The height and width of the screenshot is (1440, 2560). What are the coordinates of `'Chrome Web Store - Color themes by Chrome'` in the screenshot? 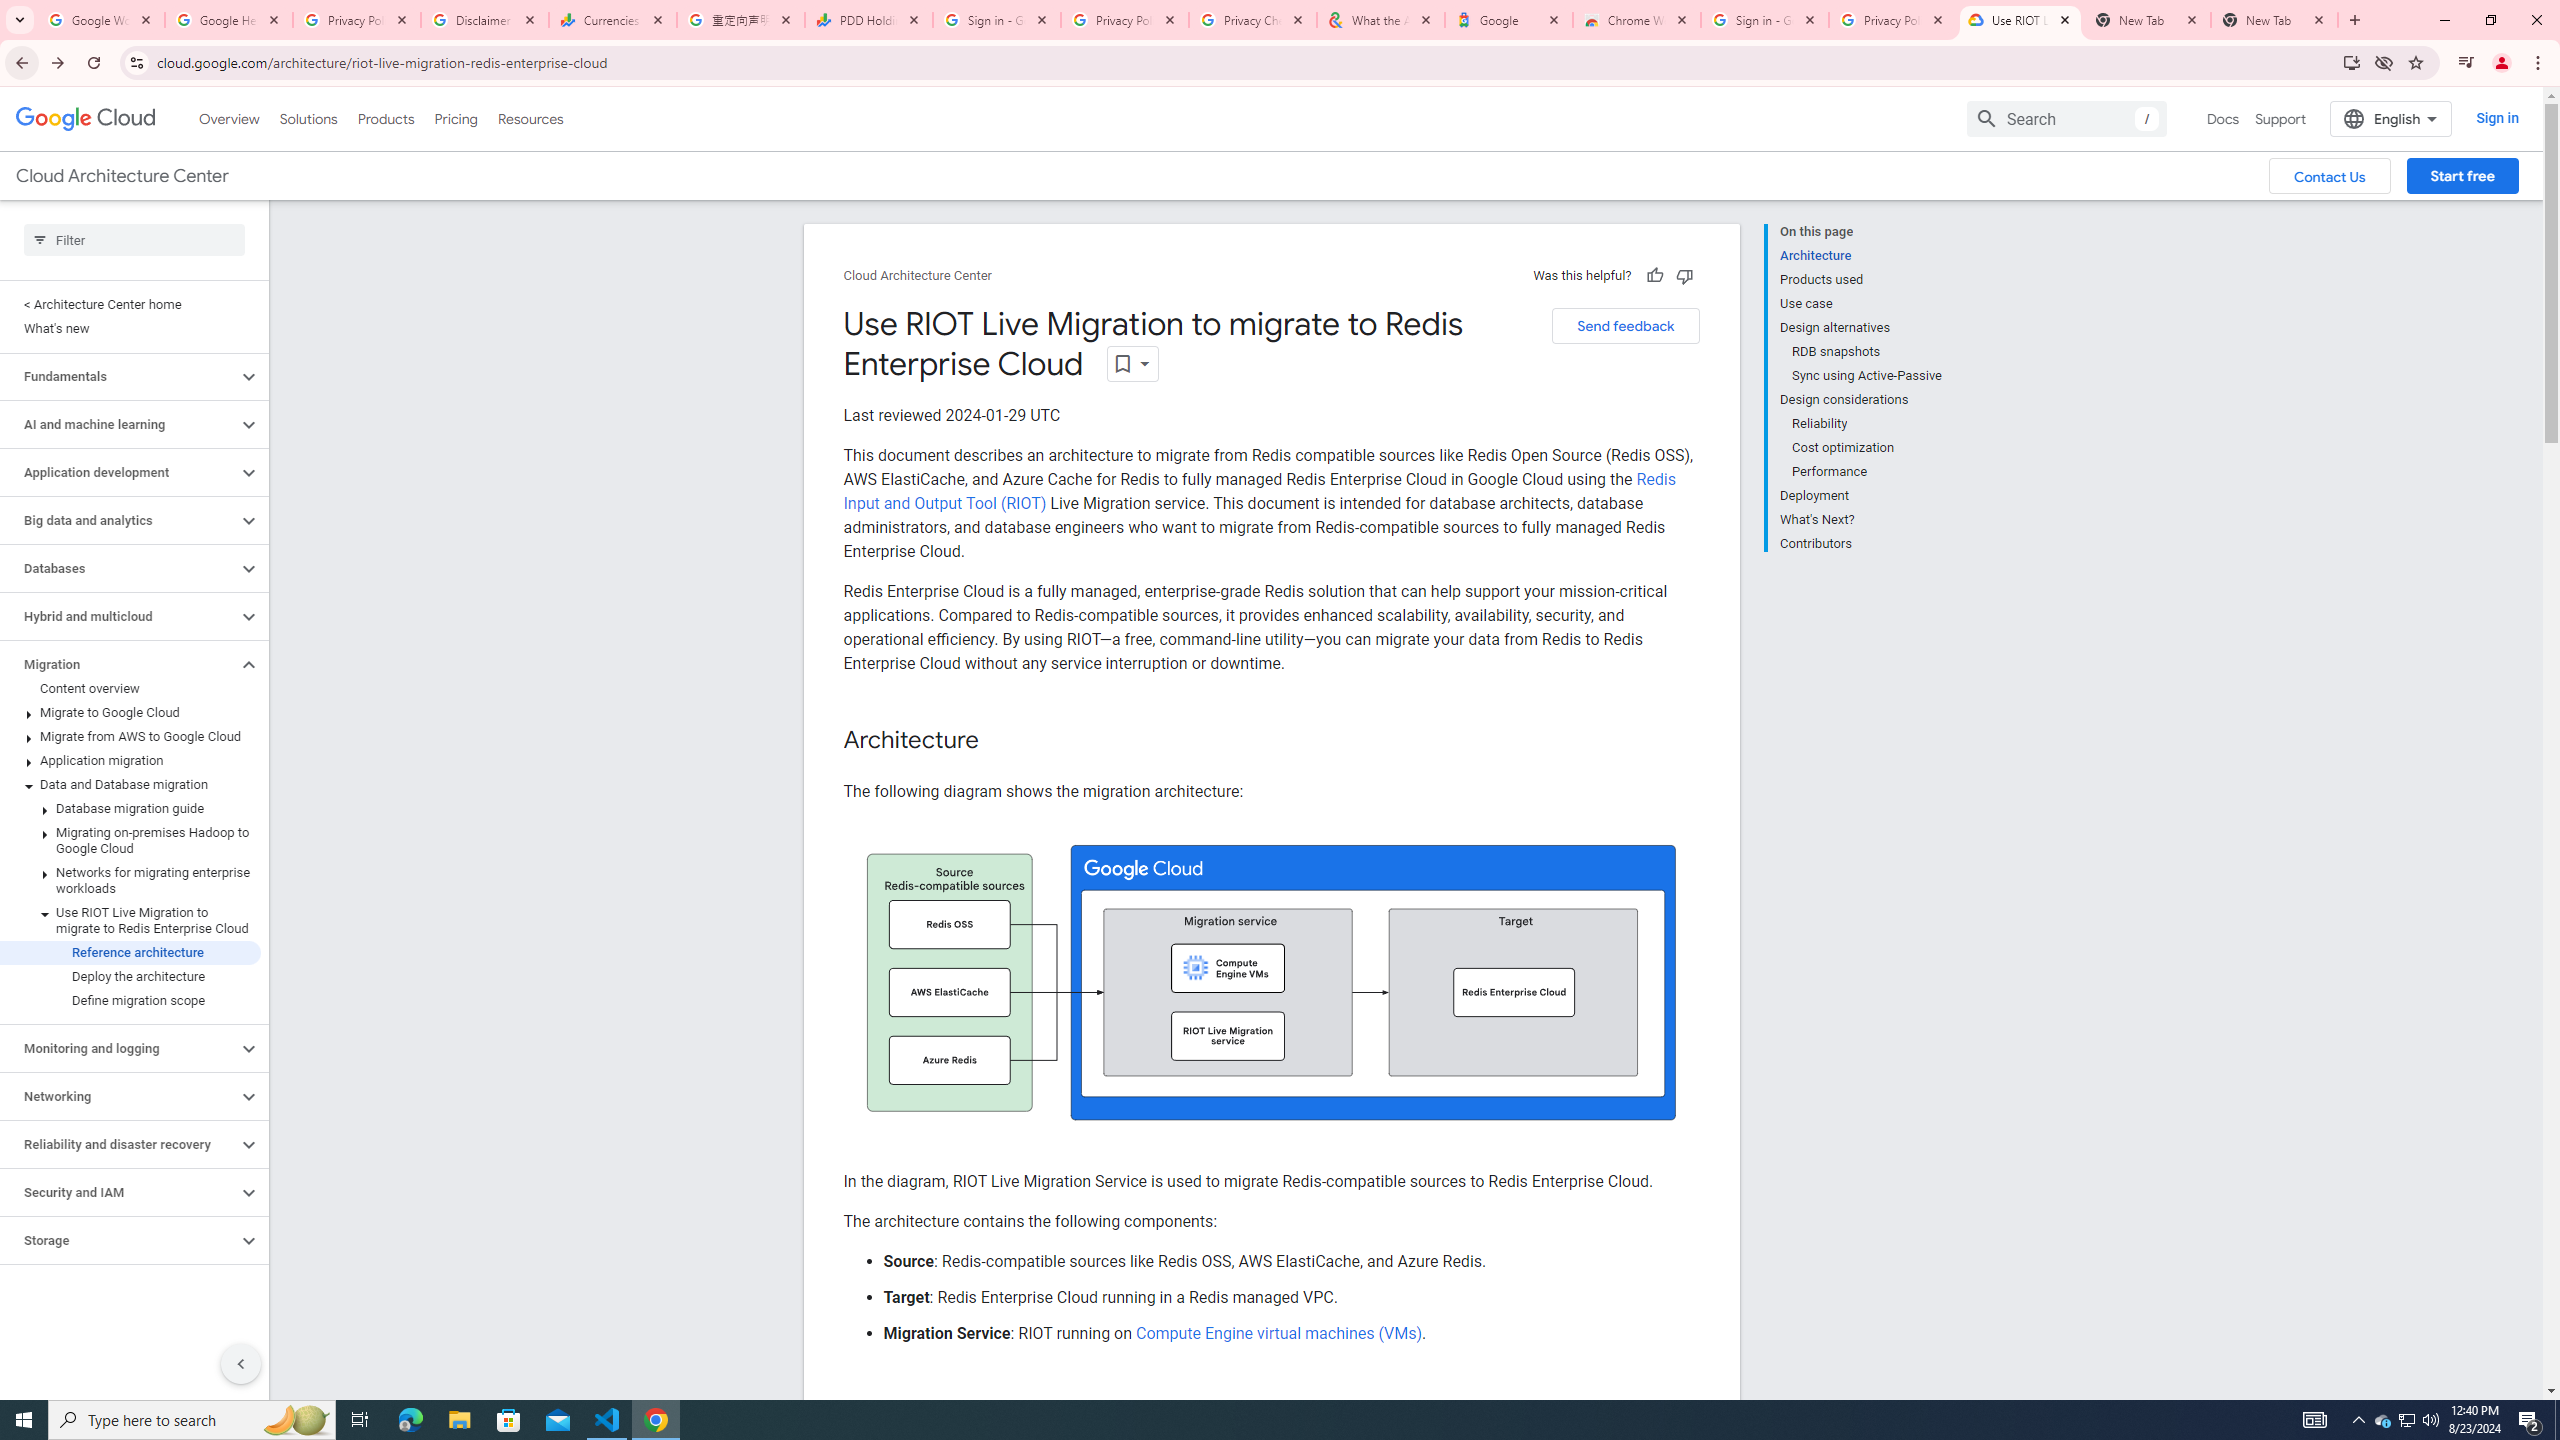 It's located at (1636, 19).